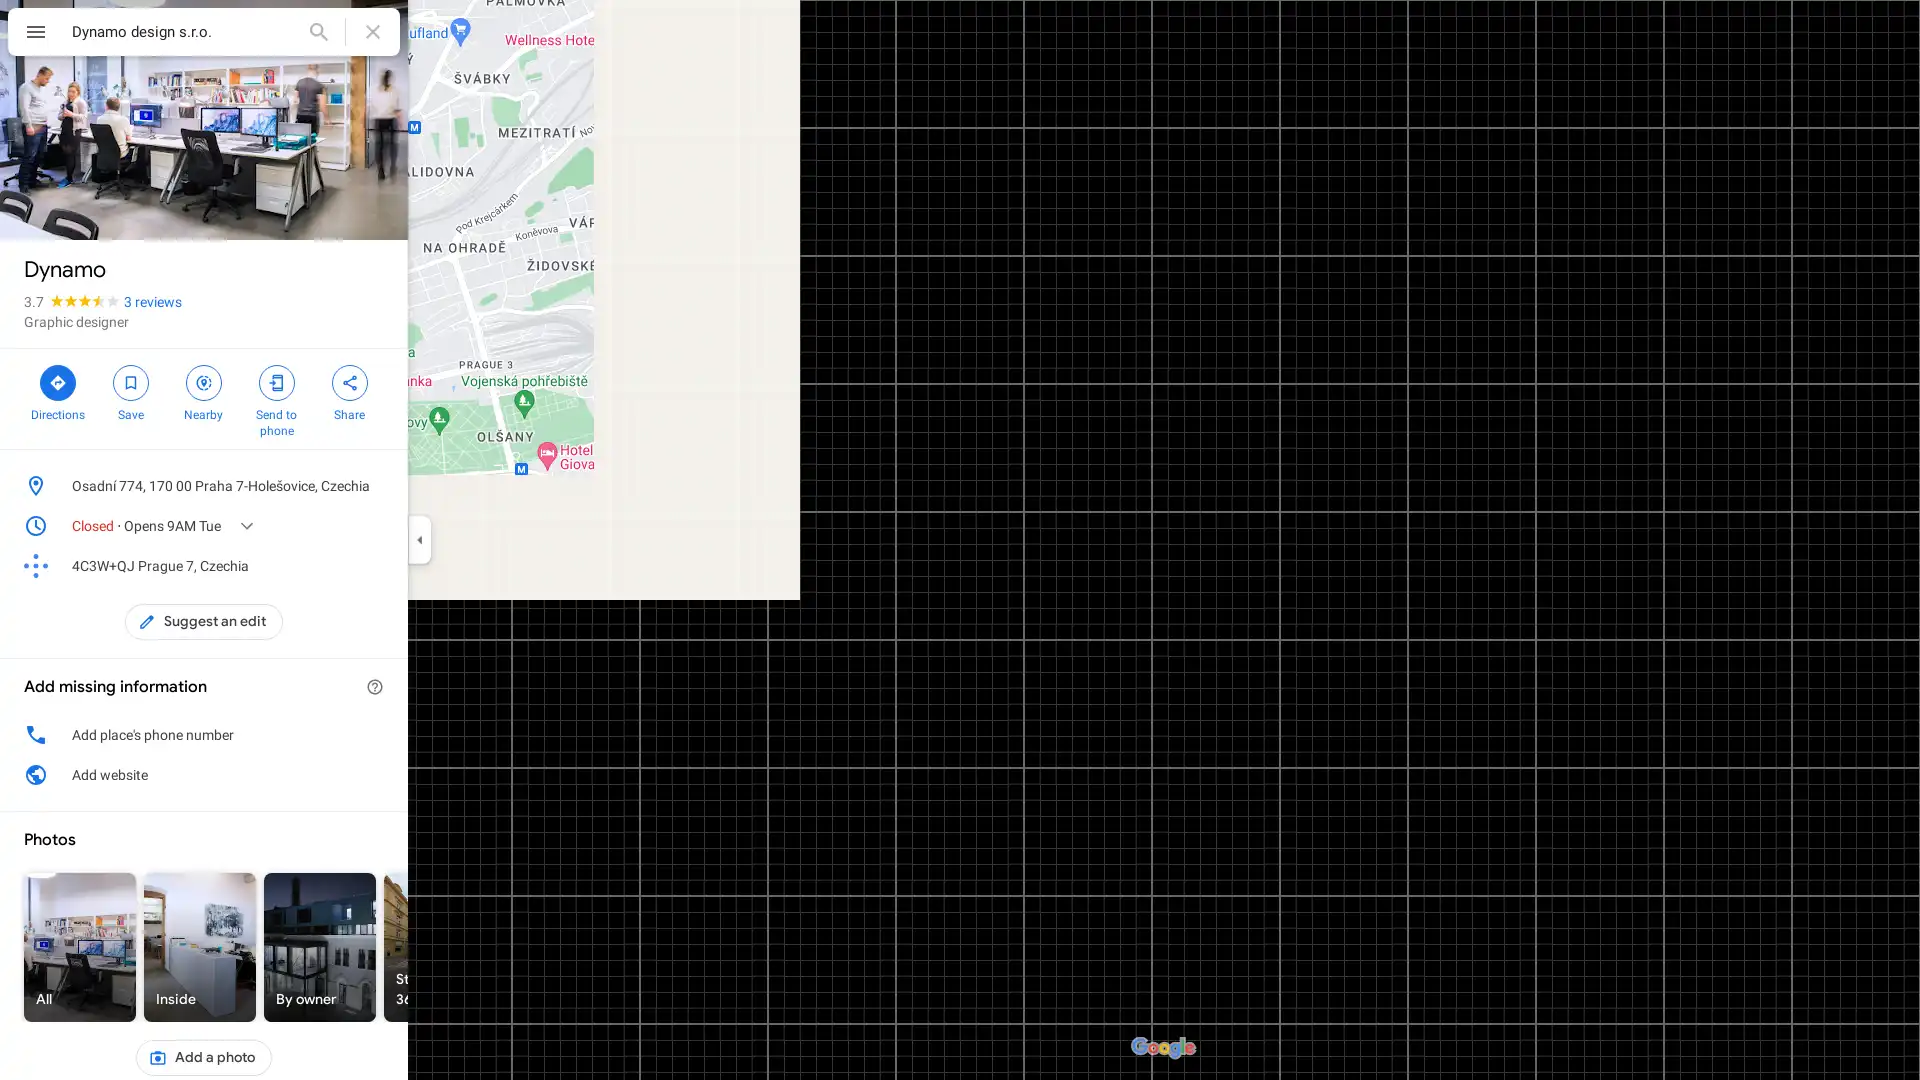 The width and height of the screenshot is (1920, 1080). Describe the element at coordinates (320, 946) in the screenshot. I see `By owner` at that location.